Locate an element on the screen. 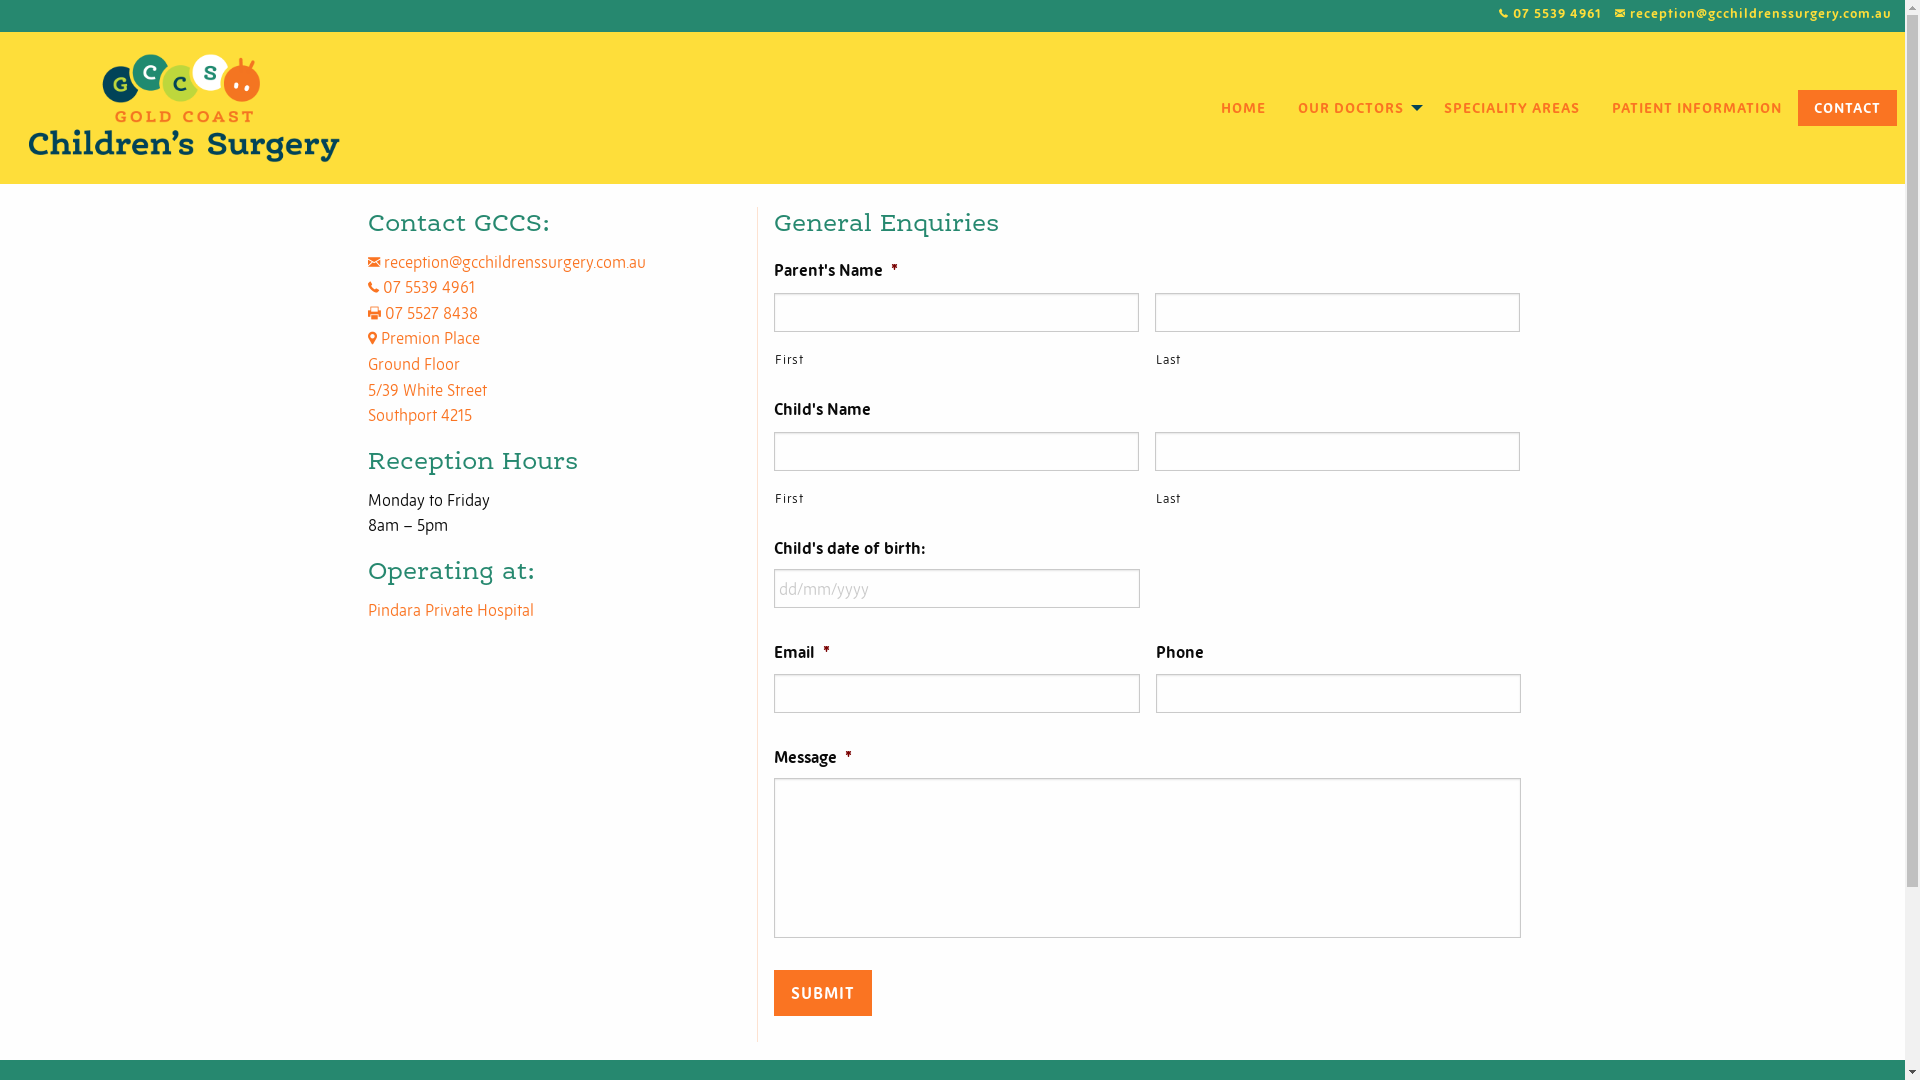  '07 5527 8438' is located at coordinates (421, 312).